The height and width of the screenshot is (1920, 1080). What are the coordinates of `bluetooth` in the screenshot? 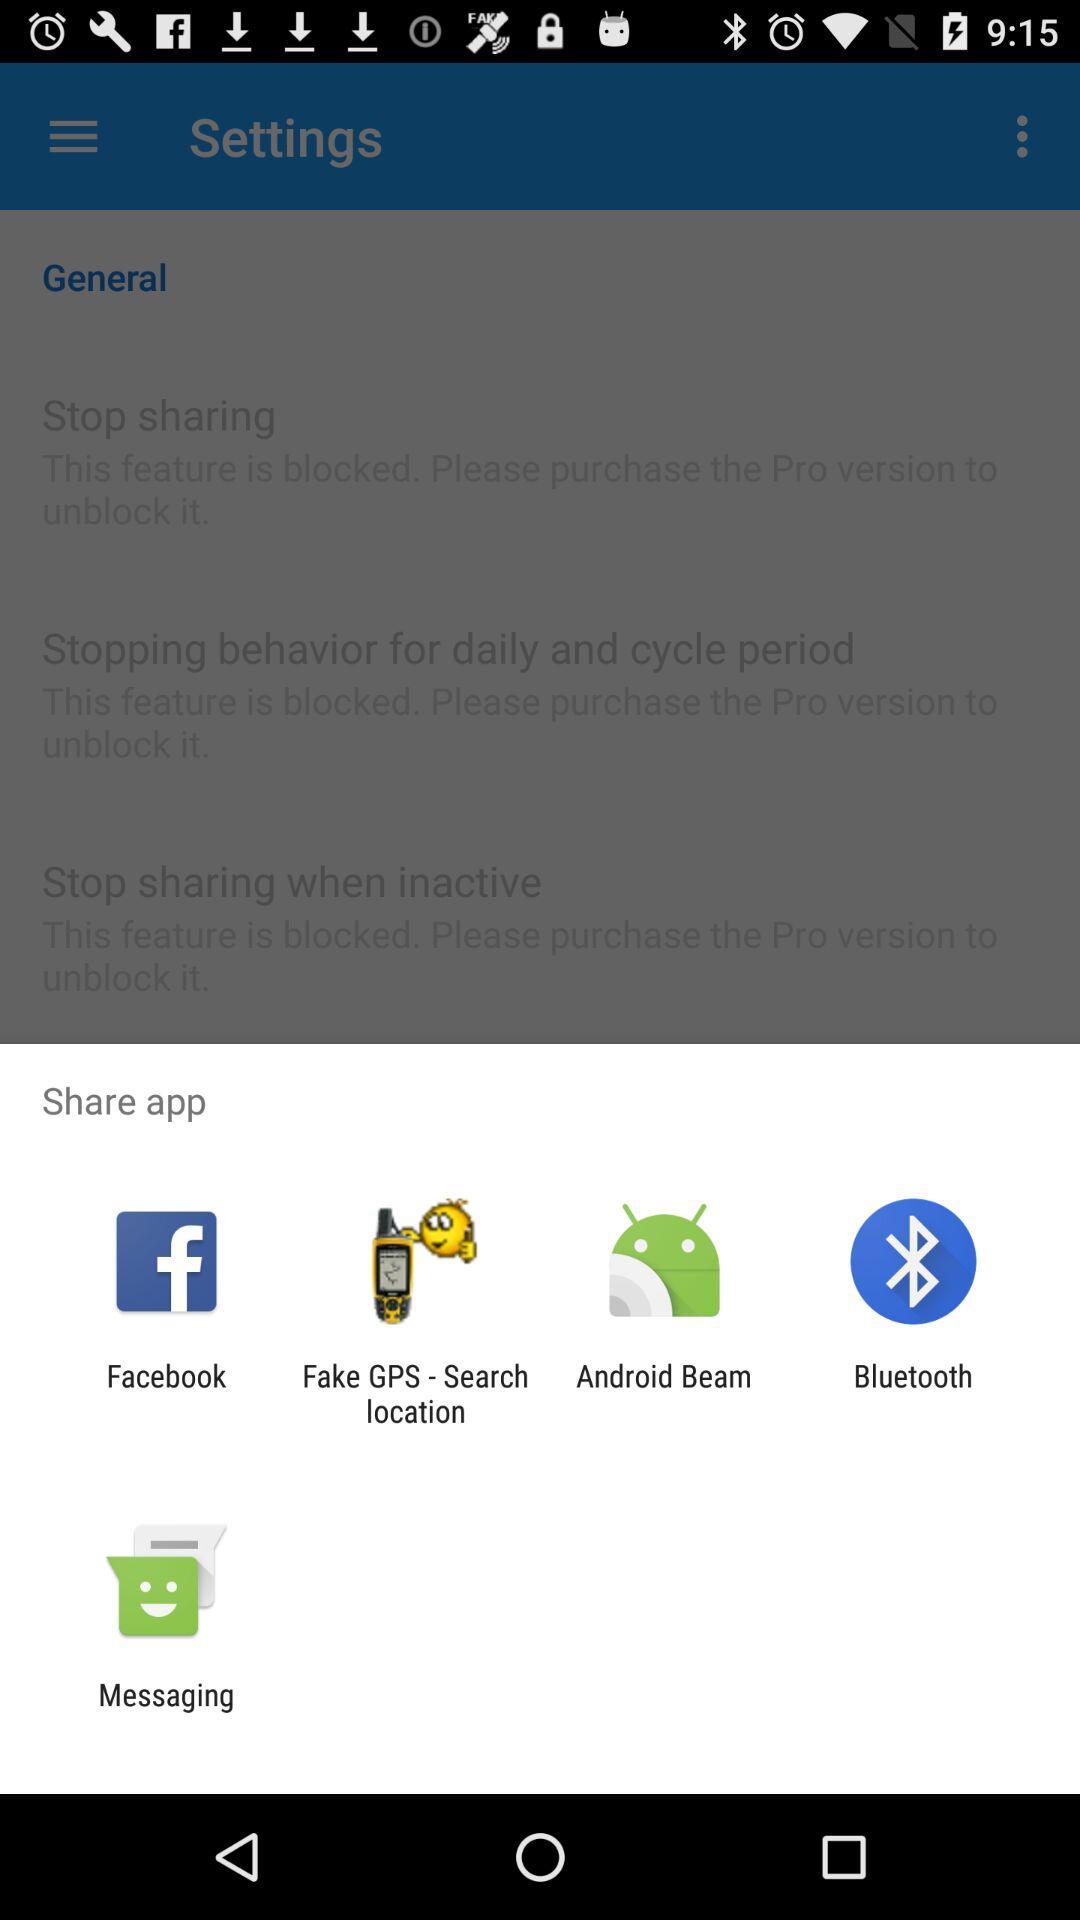 It's located at (913, 1392).